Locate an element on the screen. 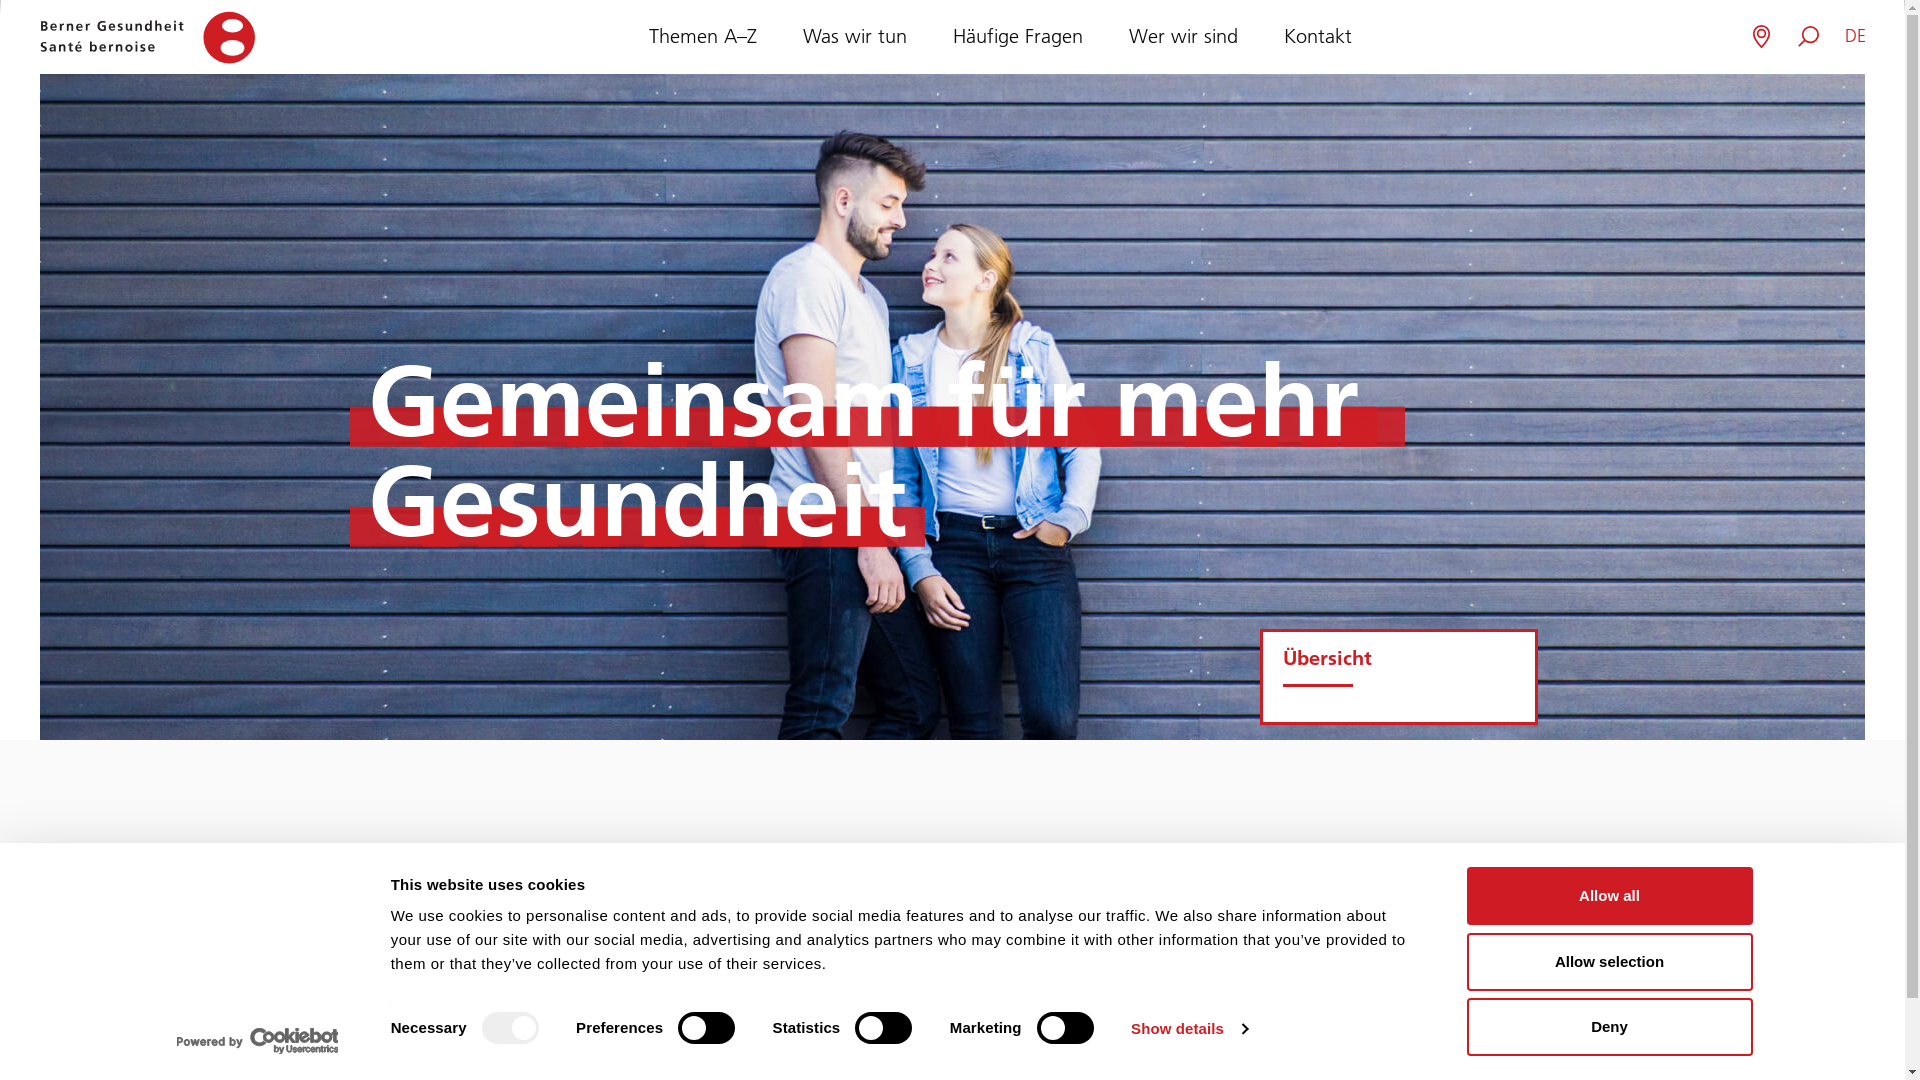 This screenshot has width=1920, height=1080. 'Was wir tun' is located at coordinates (854, 36).